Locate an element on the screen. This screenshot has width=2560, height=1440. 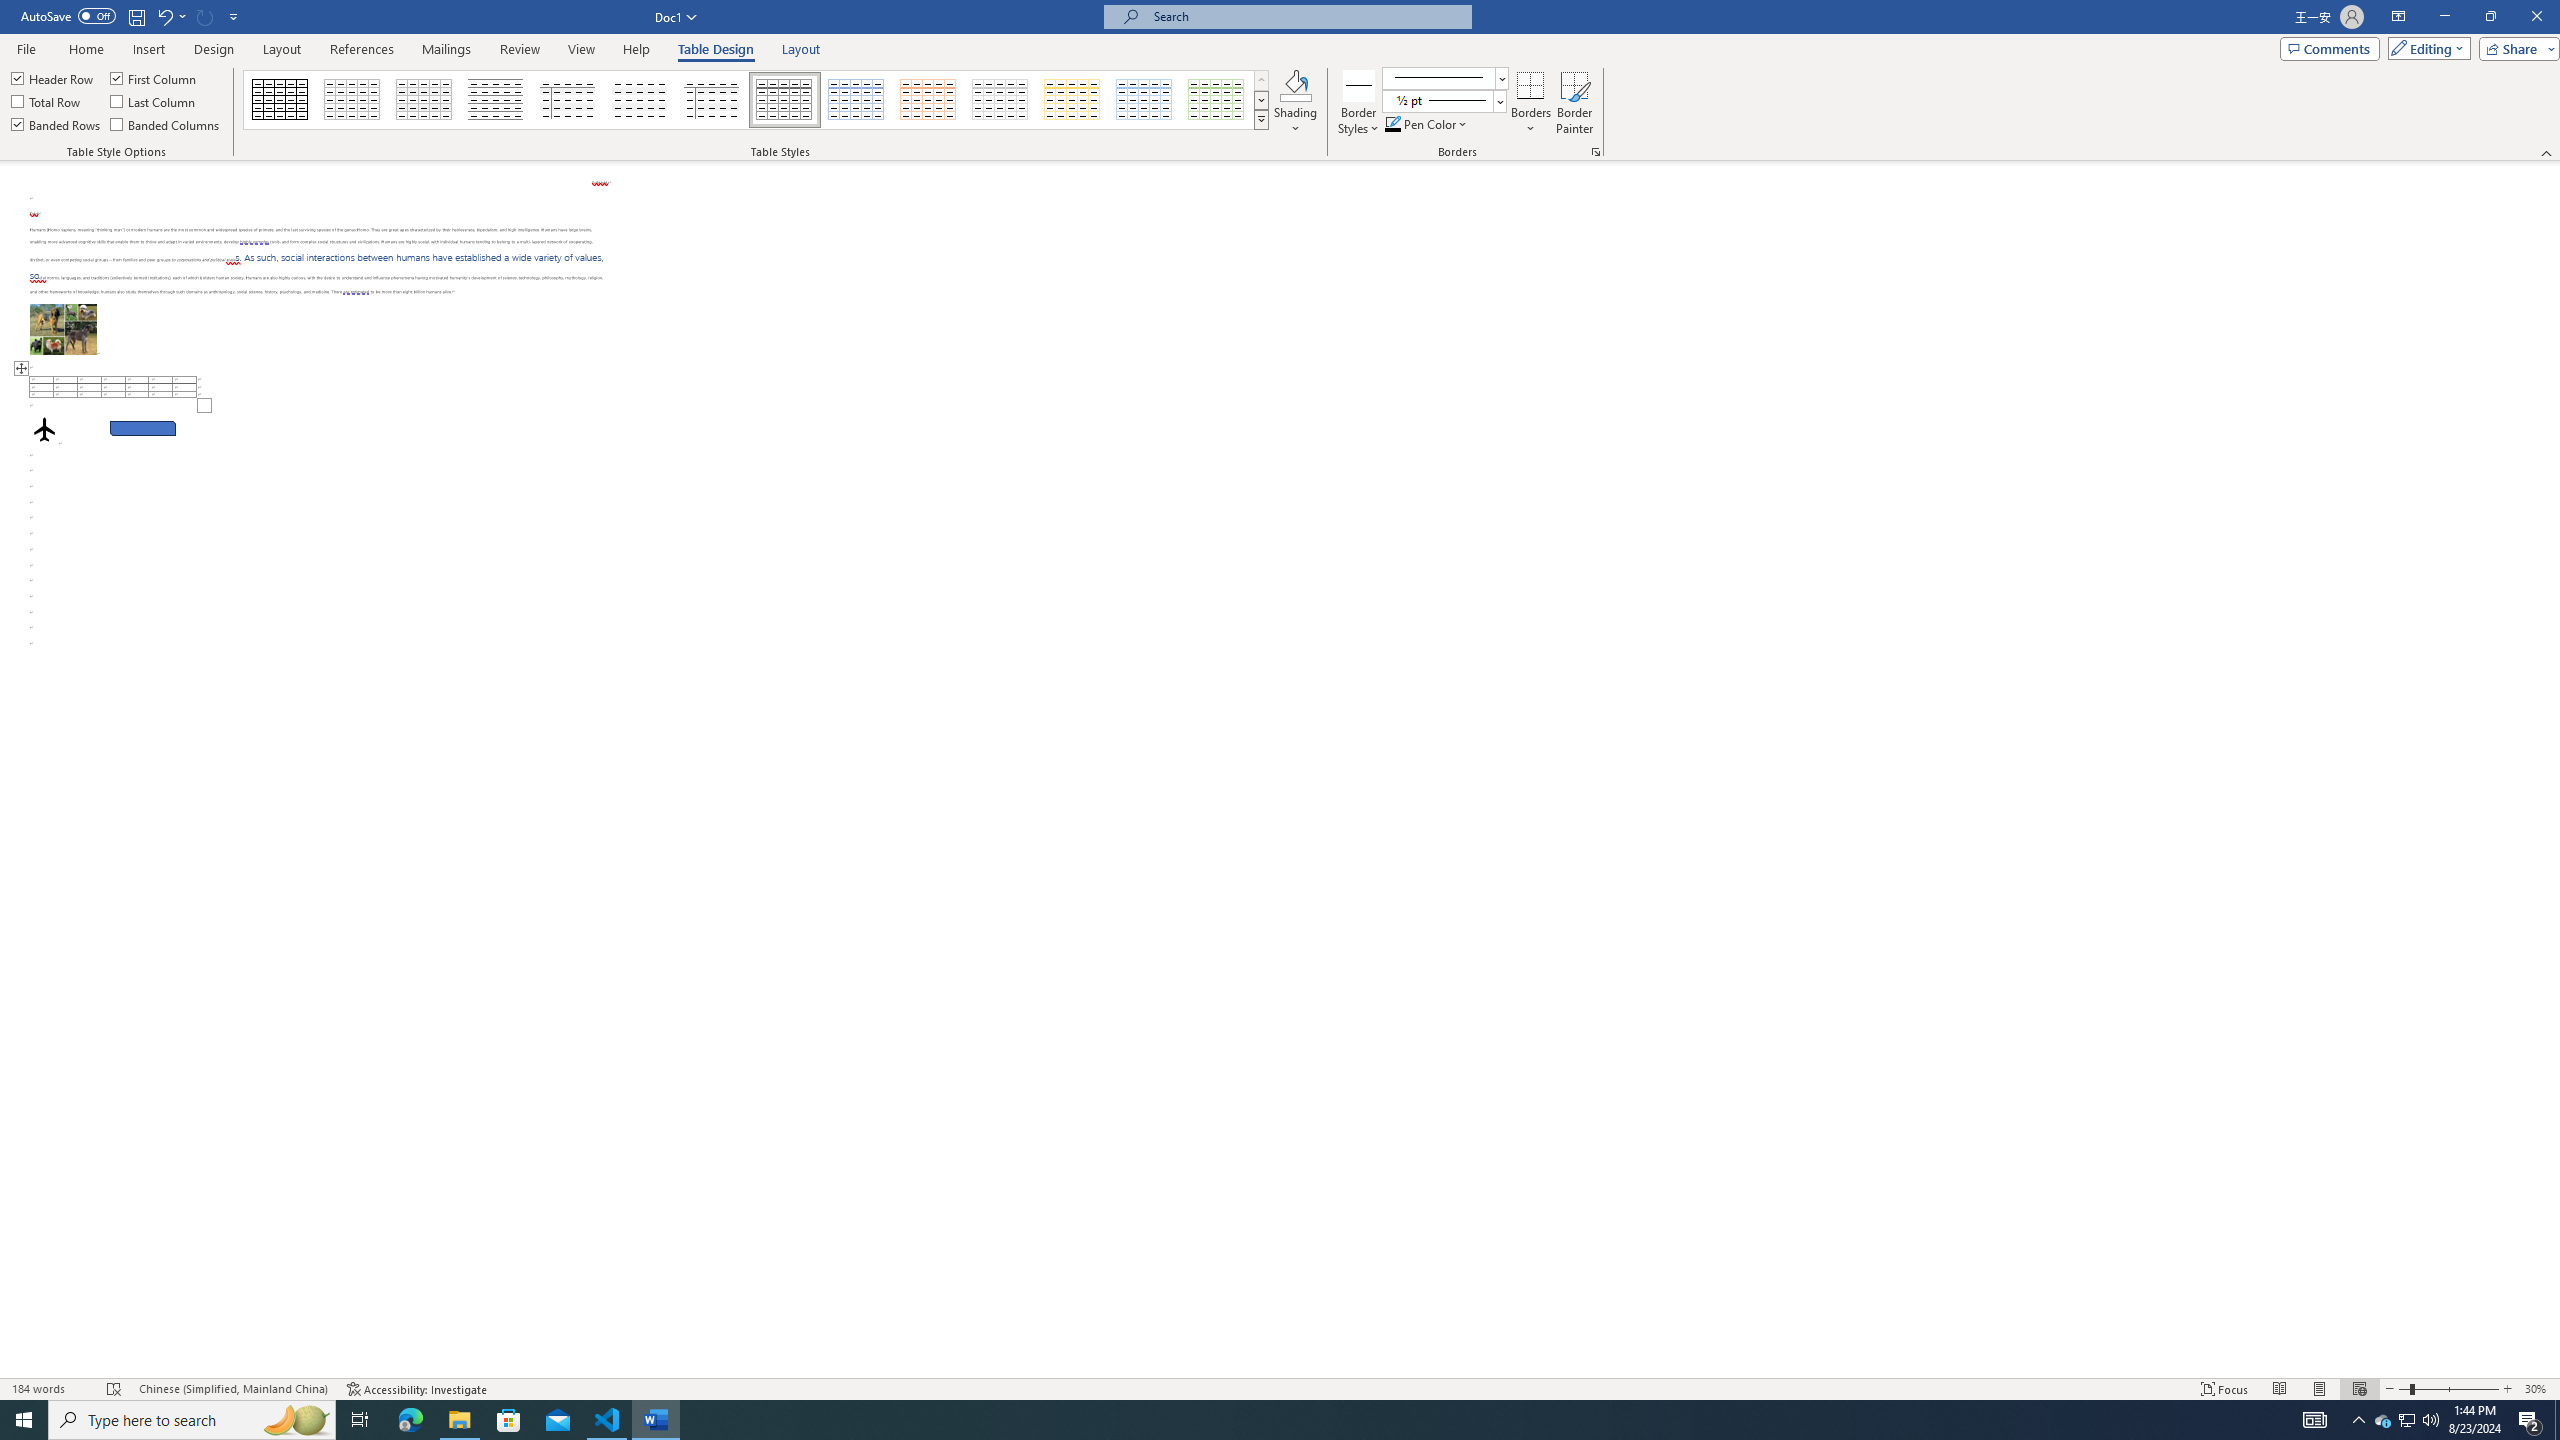
'AutomationID: TableStylesGalleryWord' is located at coordinates (757, 99).